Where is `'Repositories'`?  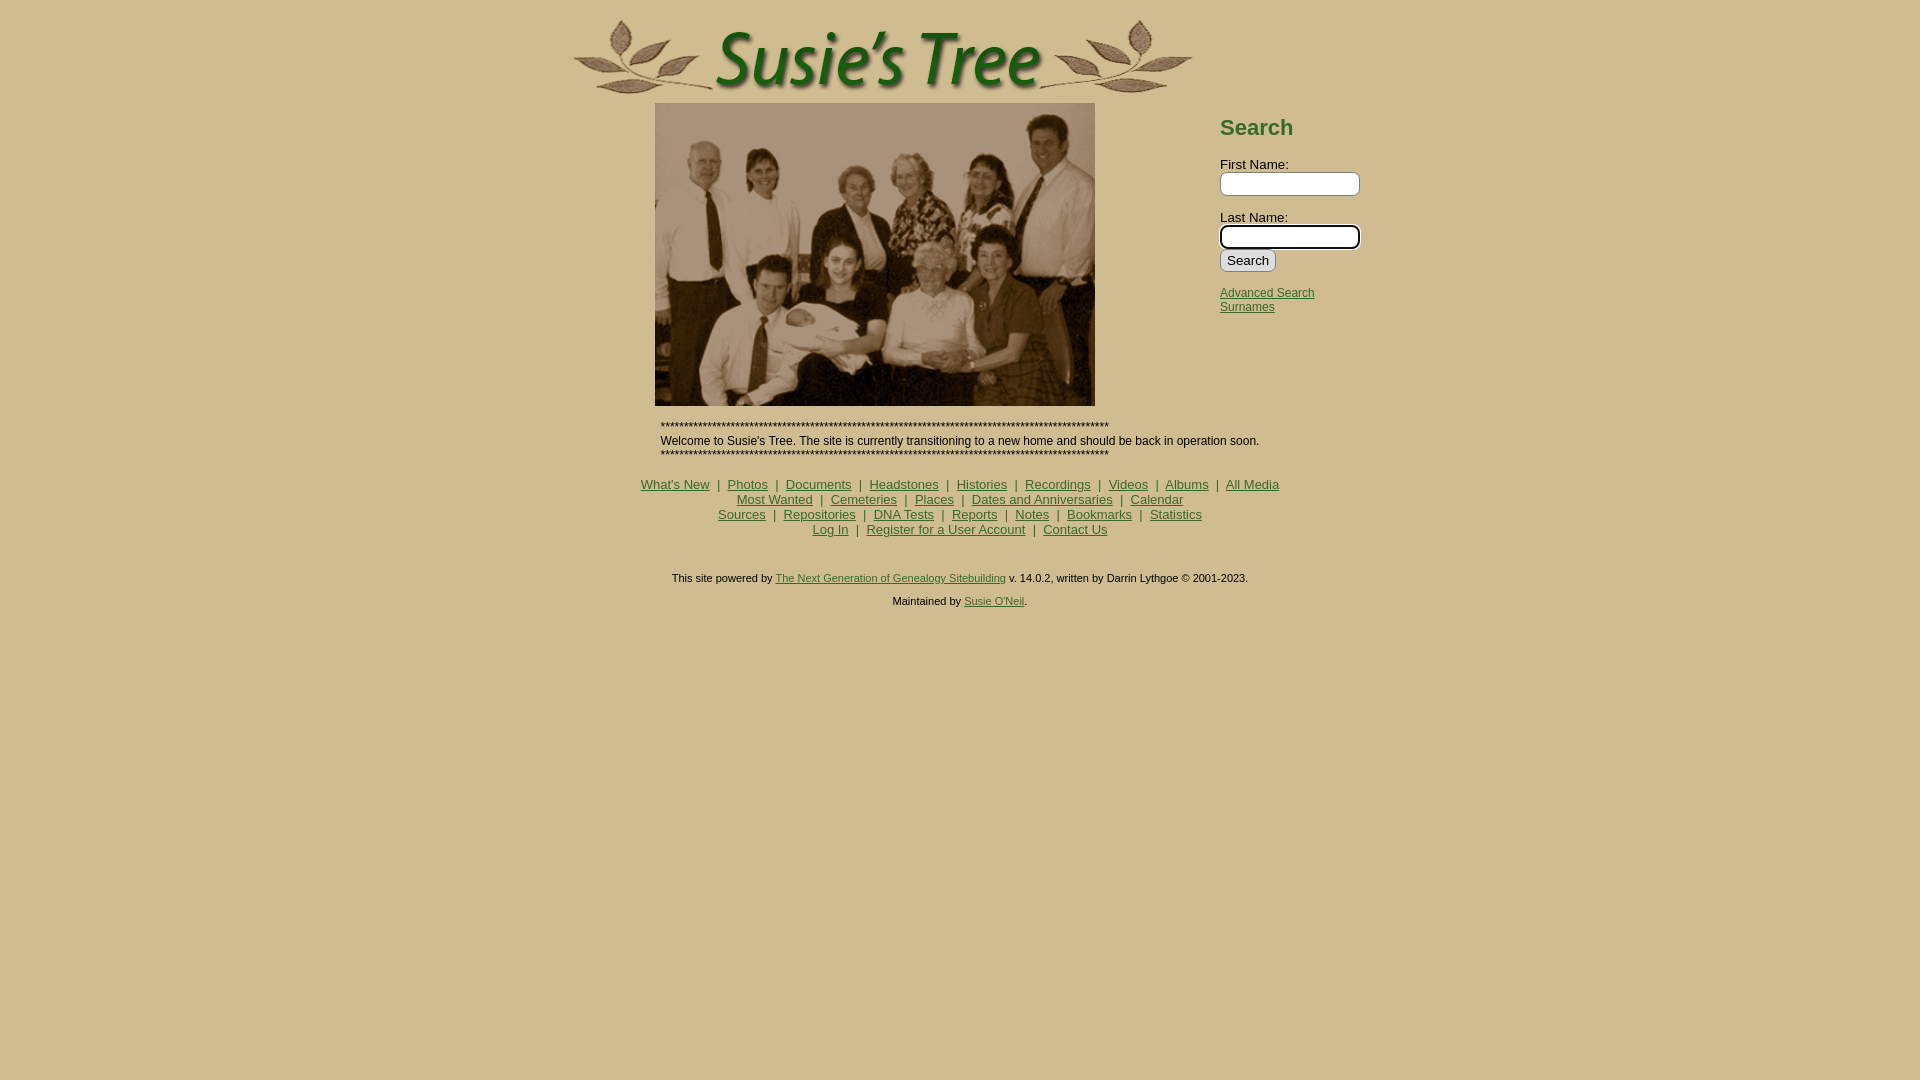 'Repositories' is located at coordinates (782, 513).